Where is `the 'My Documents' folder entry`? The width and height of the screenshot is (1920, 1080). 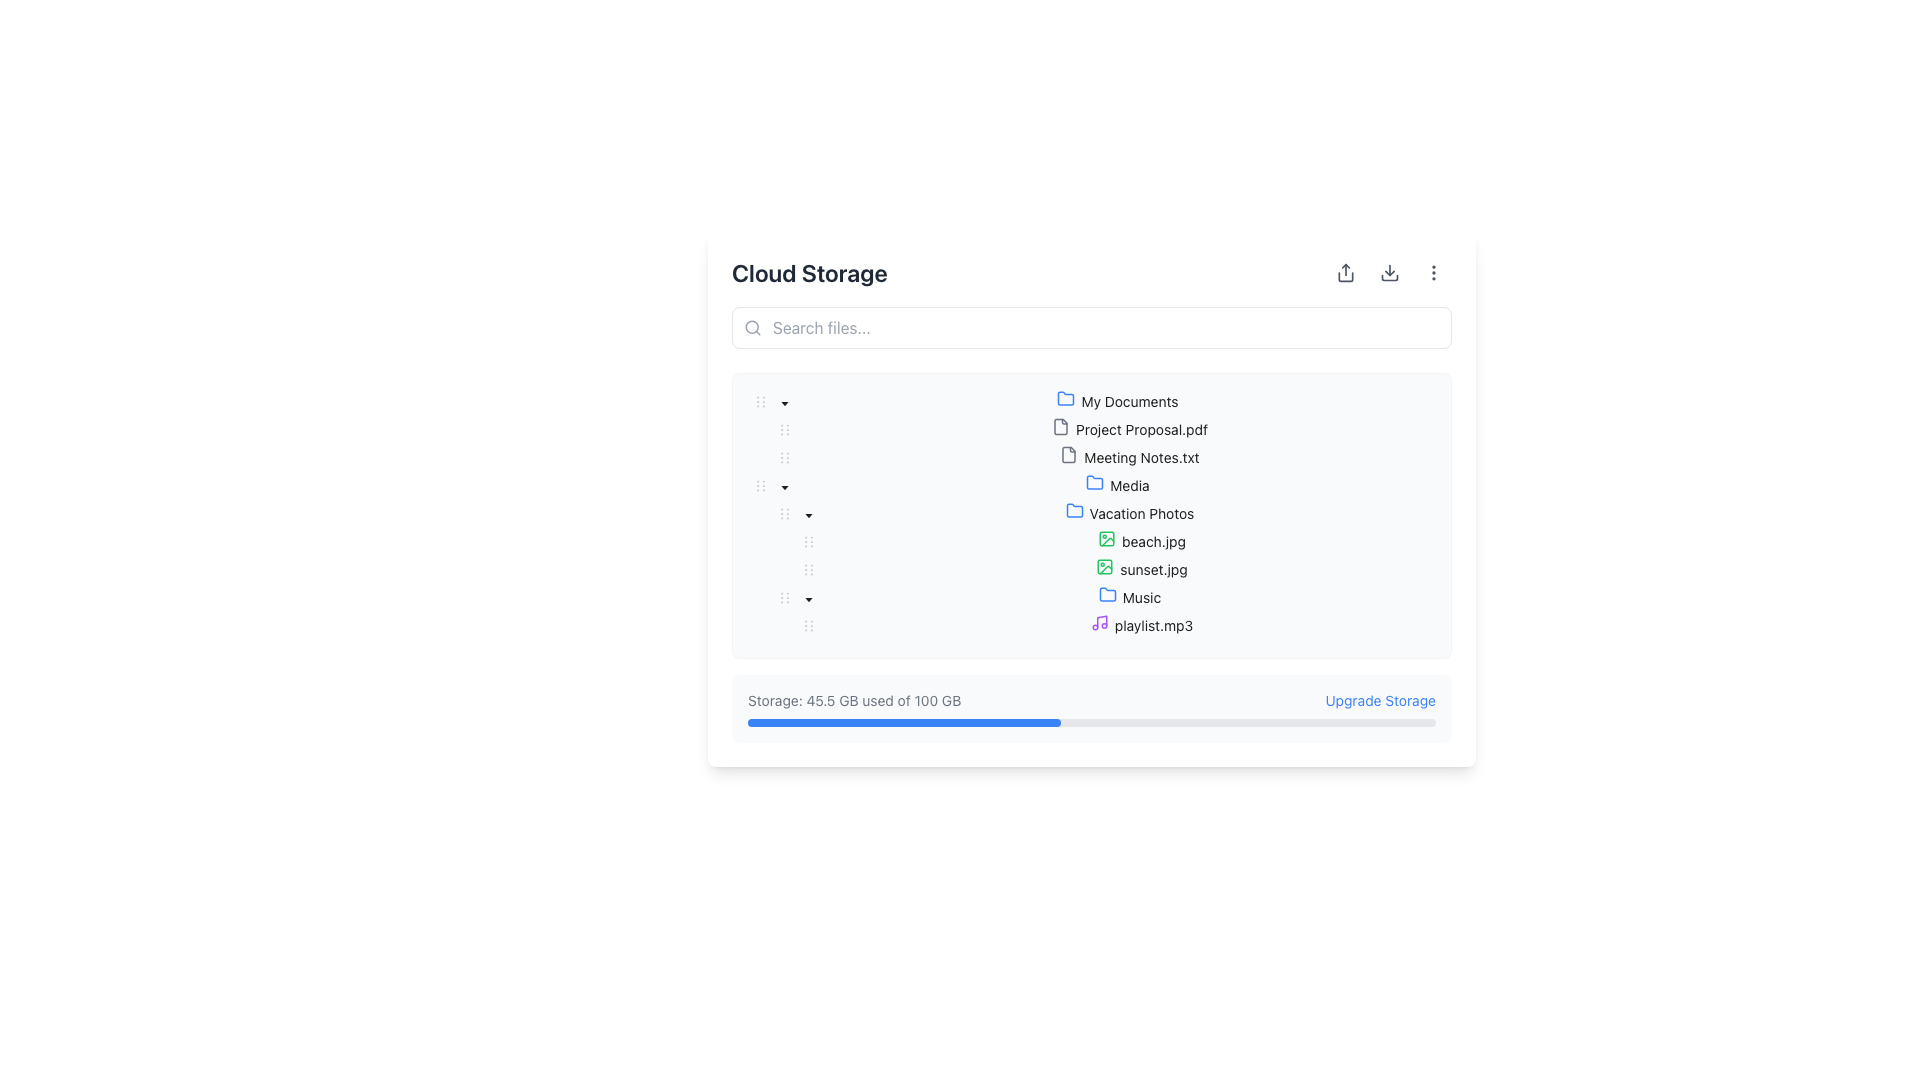 the 'My Documents' folder entry is located at coordinates (1117, 401).